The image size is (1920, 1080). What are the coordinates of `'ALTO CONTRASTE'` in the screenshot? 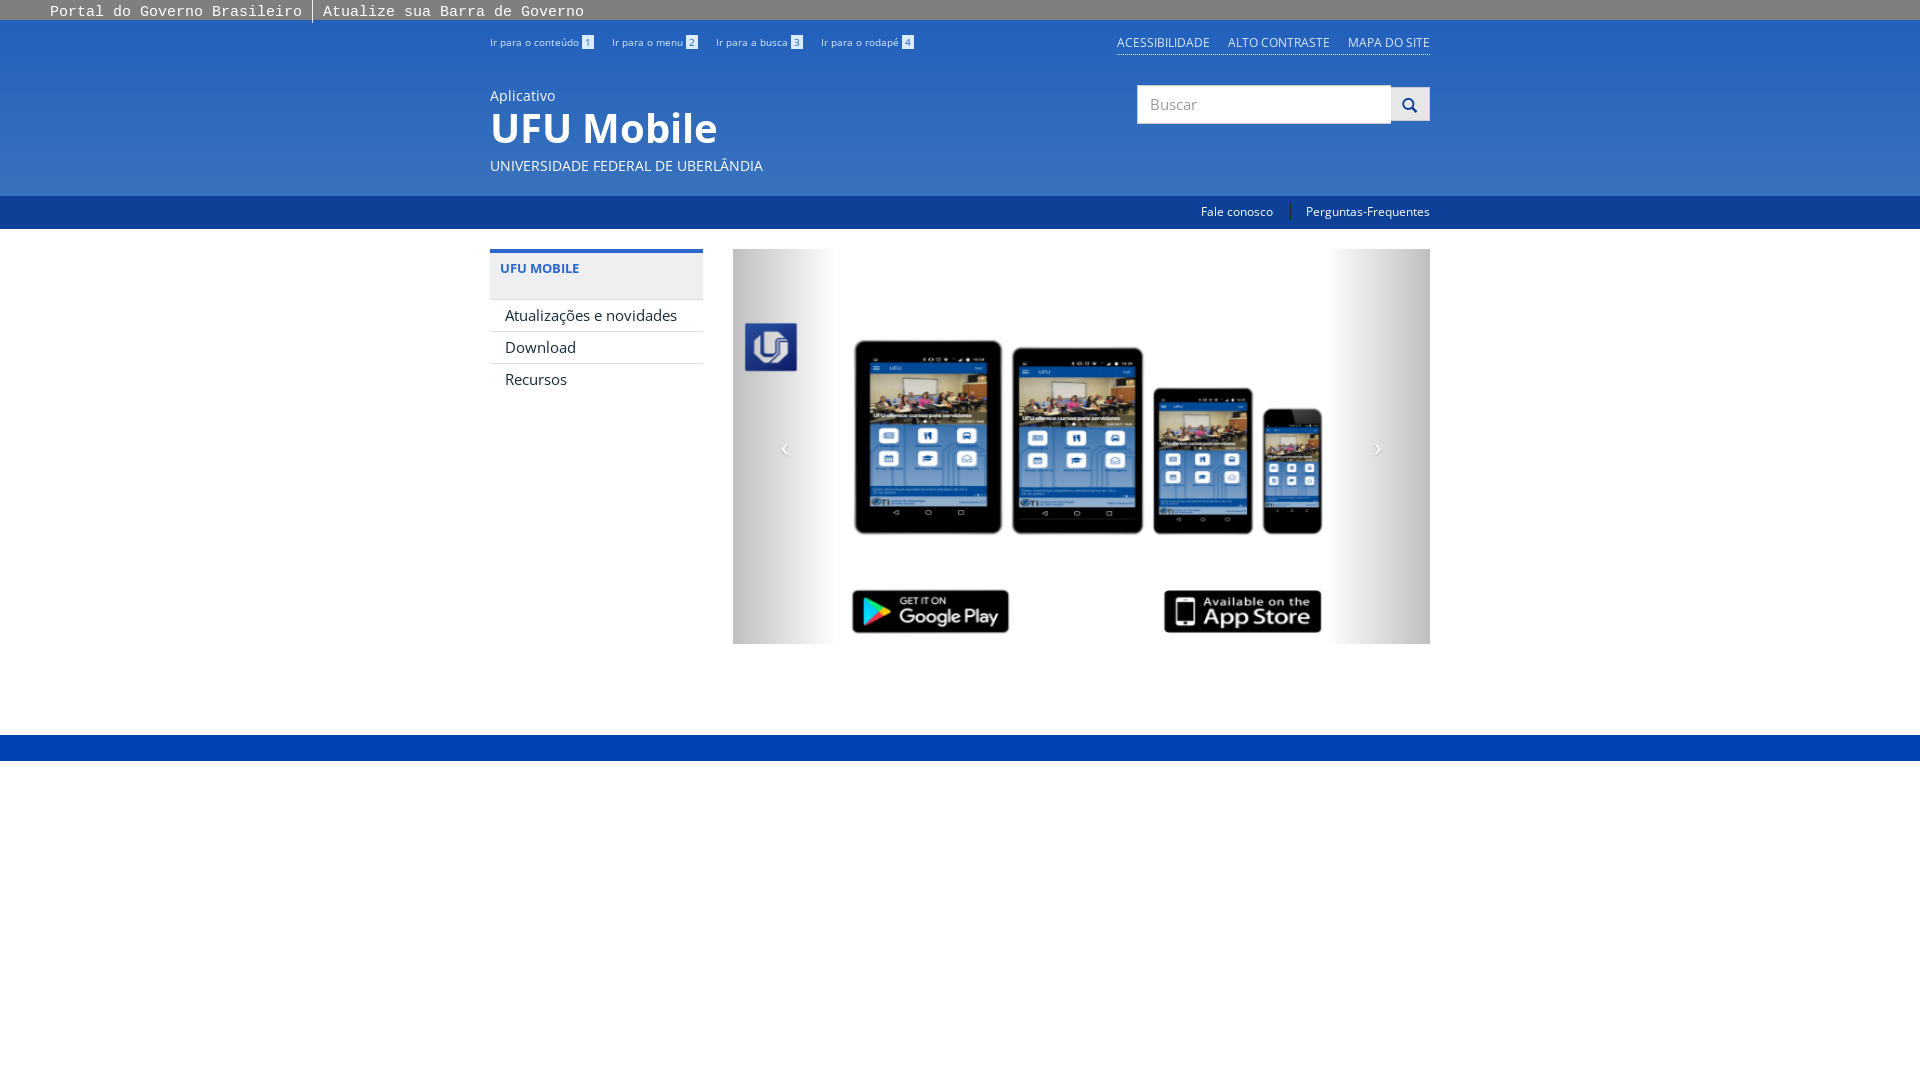 It's located at (1277, 42).